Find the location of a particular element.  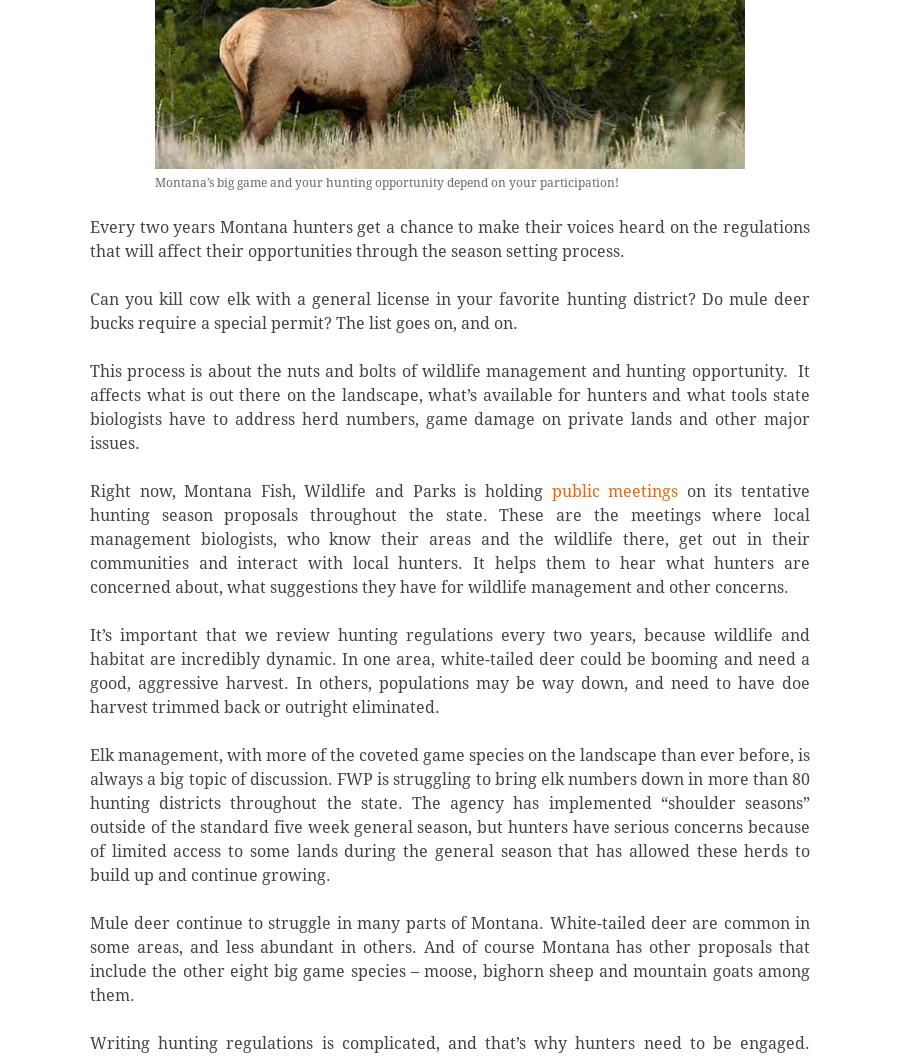

'This process is about the nuts and bolts of wildlife management and hunting opportunity.  It affects what is out there on the landscape, what’s available for hunters and what tools state biologists have to address herd numbers, game damage on private lands and other major issues.' is located at coordinates (88, 406).